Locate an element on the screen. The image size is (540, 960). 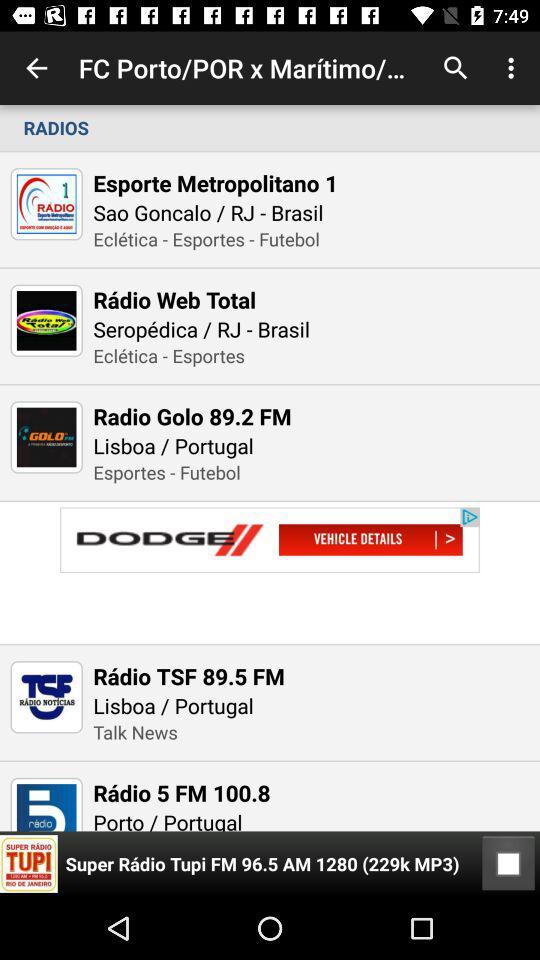
advertisement is located at coordinates (270, 573).